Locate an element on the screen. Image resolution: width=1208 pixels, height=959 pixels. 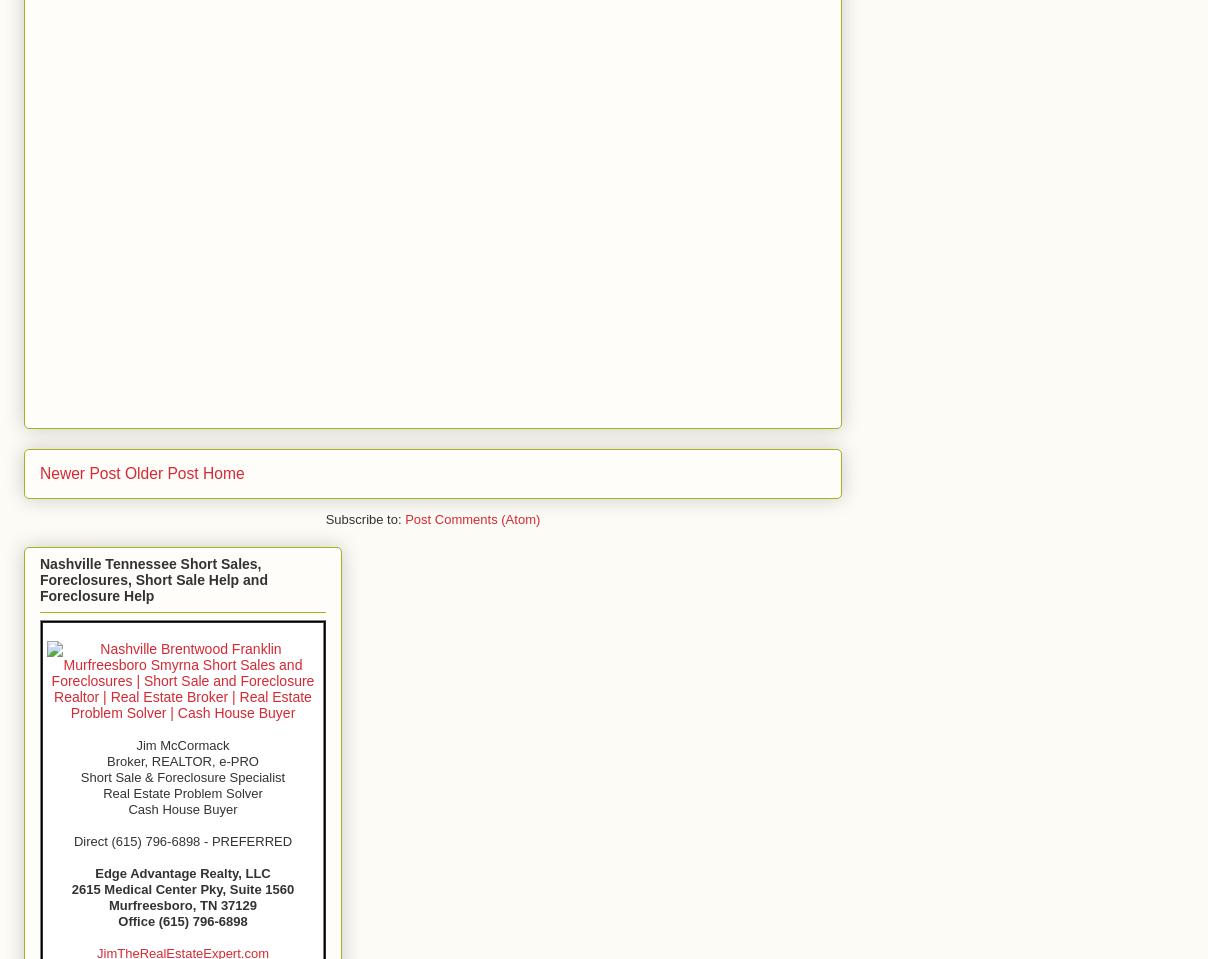
'Nashville Tennessee Short Sales, Foreclosures, Short Sale Help and Foreclosure Help' is located at coordinates (153, 579).